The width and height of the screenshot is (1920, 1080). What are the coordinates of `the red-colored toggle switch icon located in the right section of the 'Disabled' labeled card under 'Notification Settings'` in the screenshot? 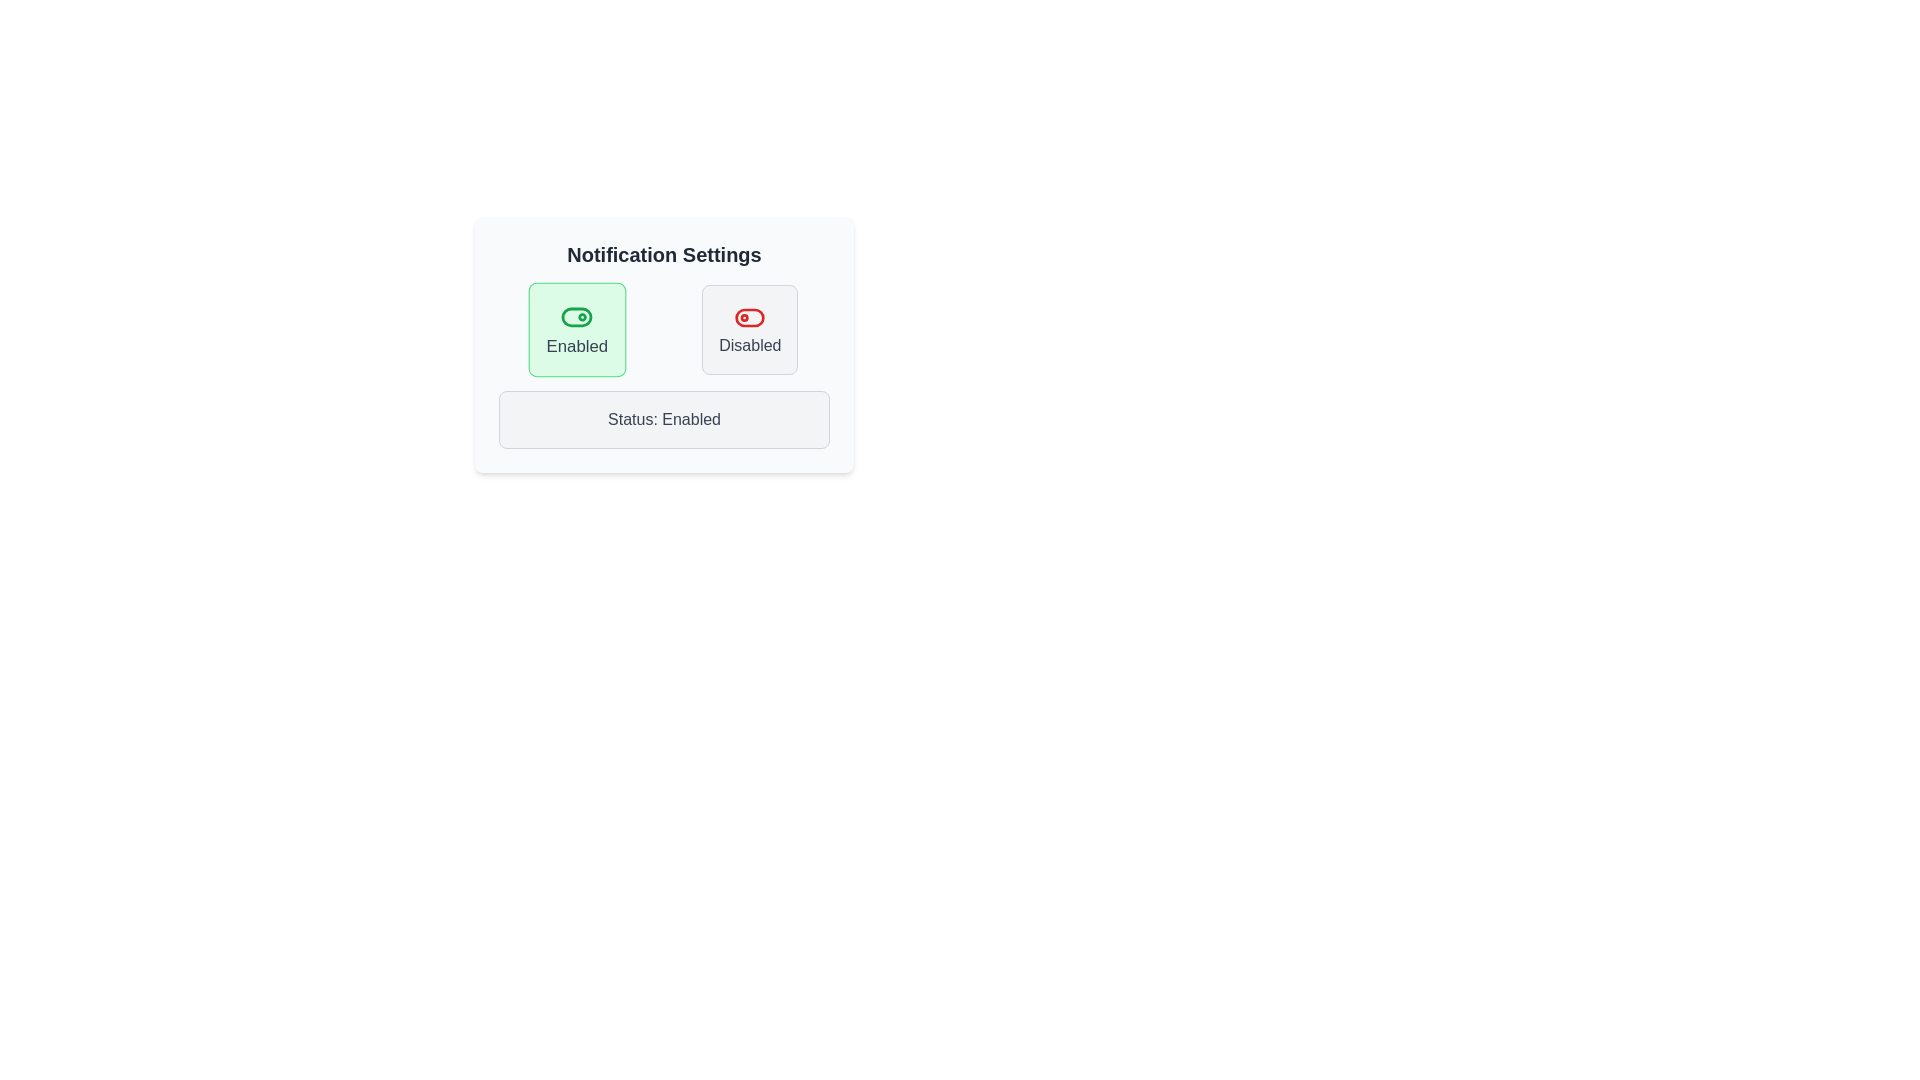 It's located at (749, 316).